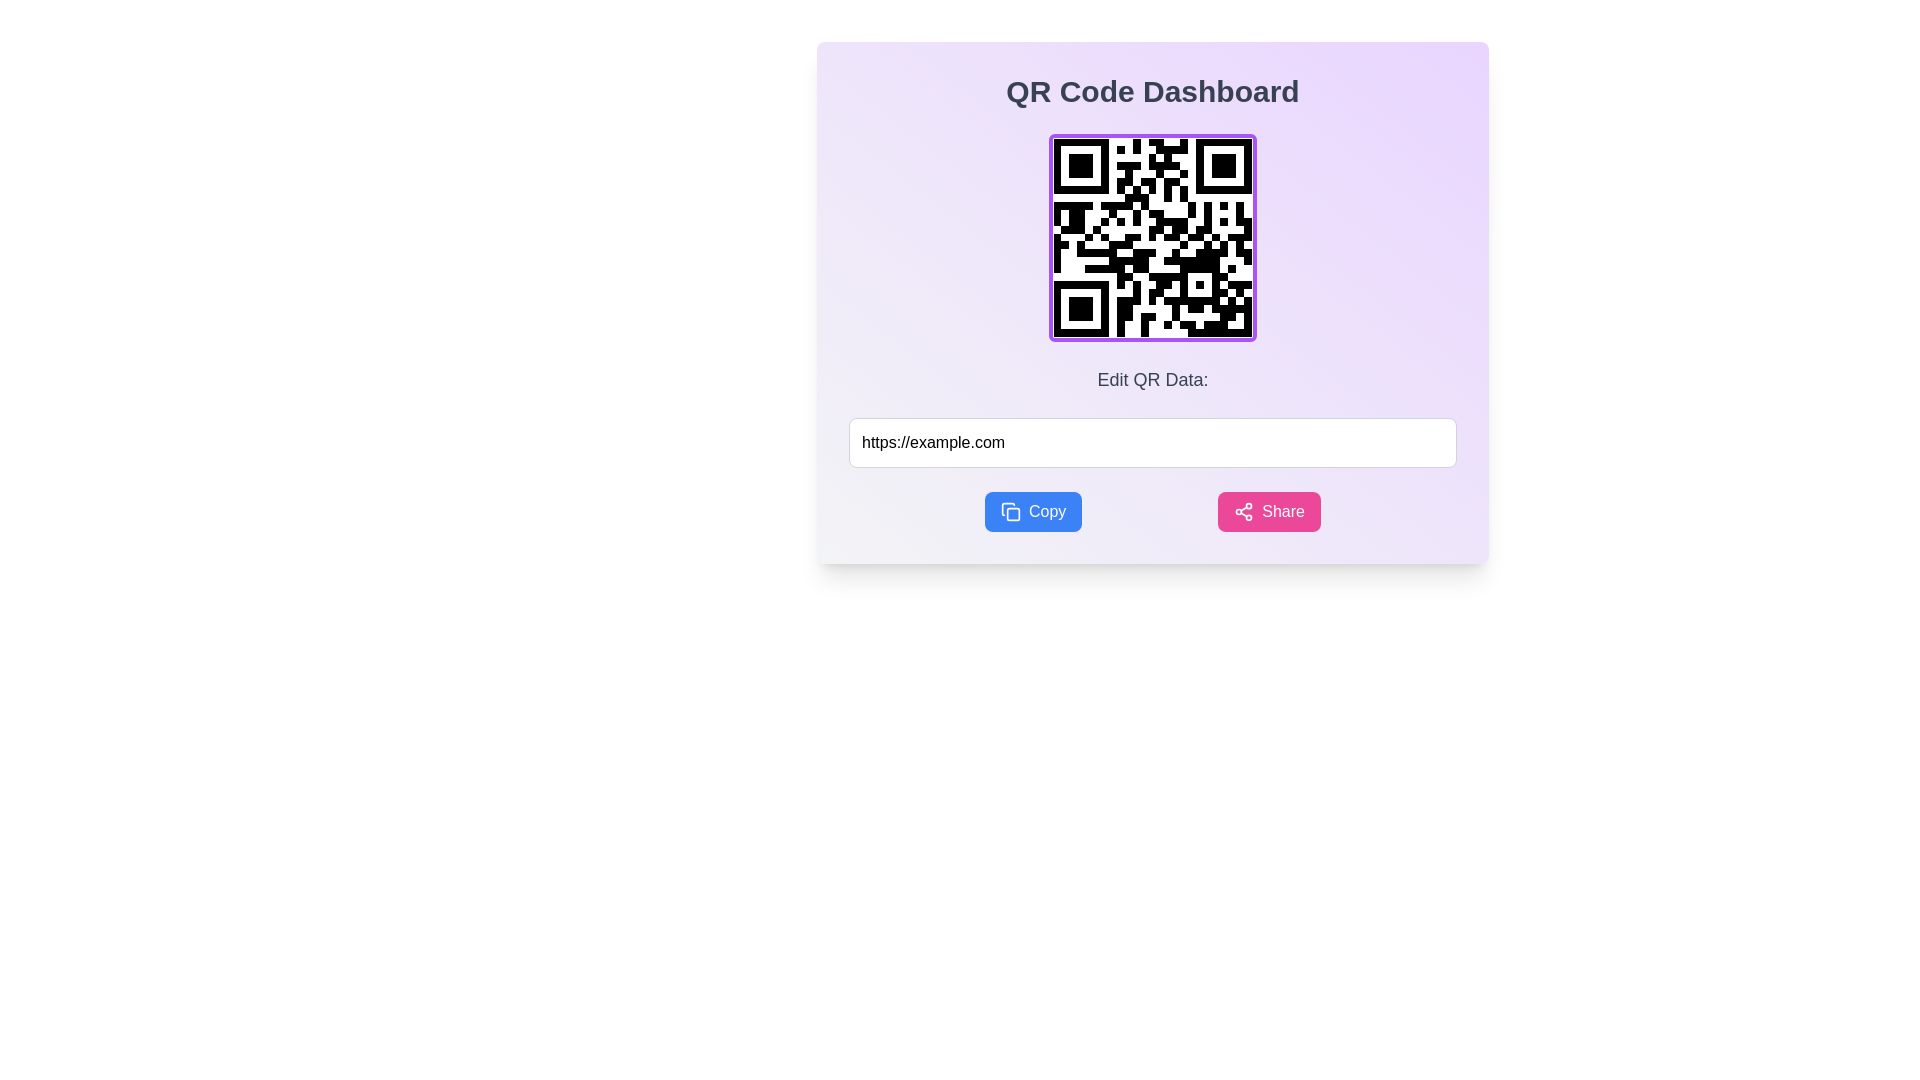 Image resolution: width=1920 pixels, height=1080 pixels. Describe the element at coordinates (1010, 511) in the screenshot. I see `the vector icon resembling two overlapping document outlines, which is located inside the blue button labeled 'Copy' and positioned to the left of the text` at that location.